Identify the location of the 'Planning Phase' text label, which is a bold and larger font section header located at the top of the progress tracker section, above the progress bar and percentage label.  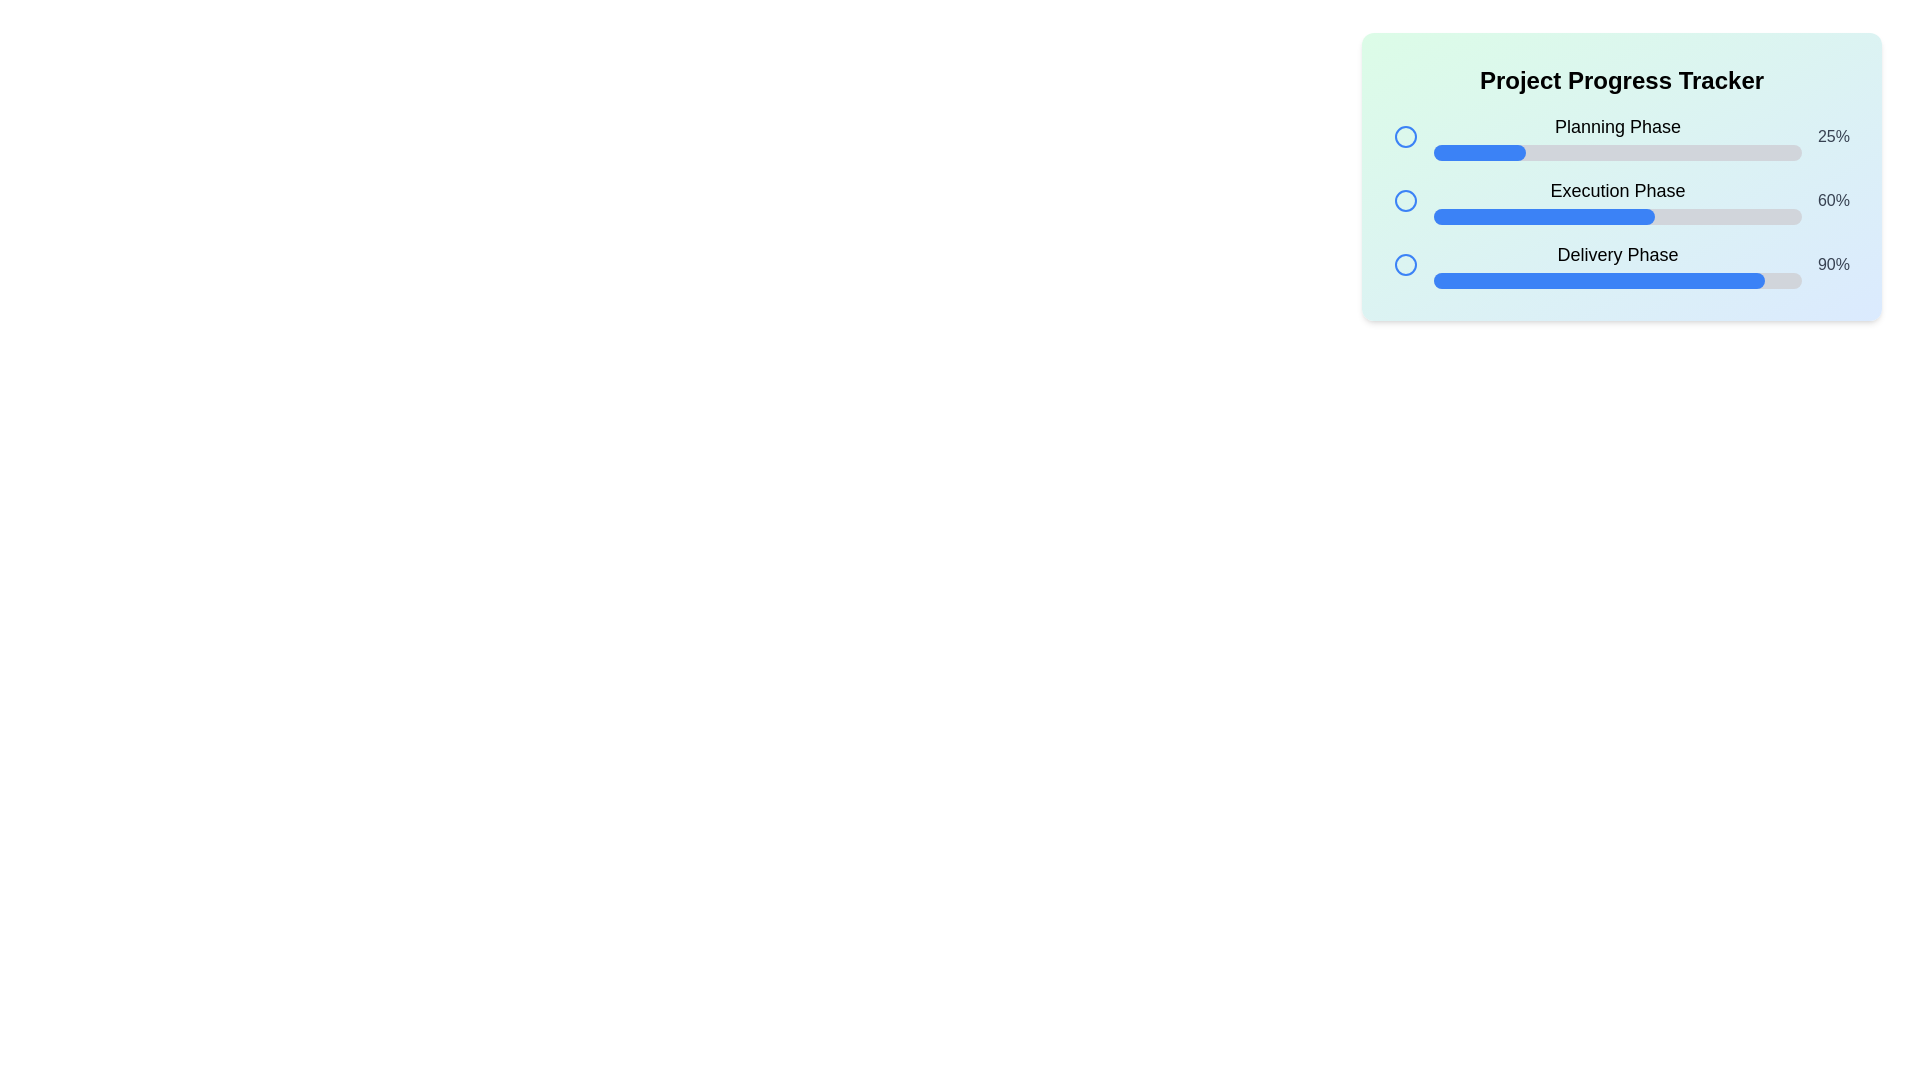
(1617, 127).